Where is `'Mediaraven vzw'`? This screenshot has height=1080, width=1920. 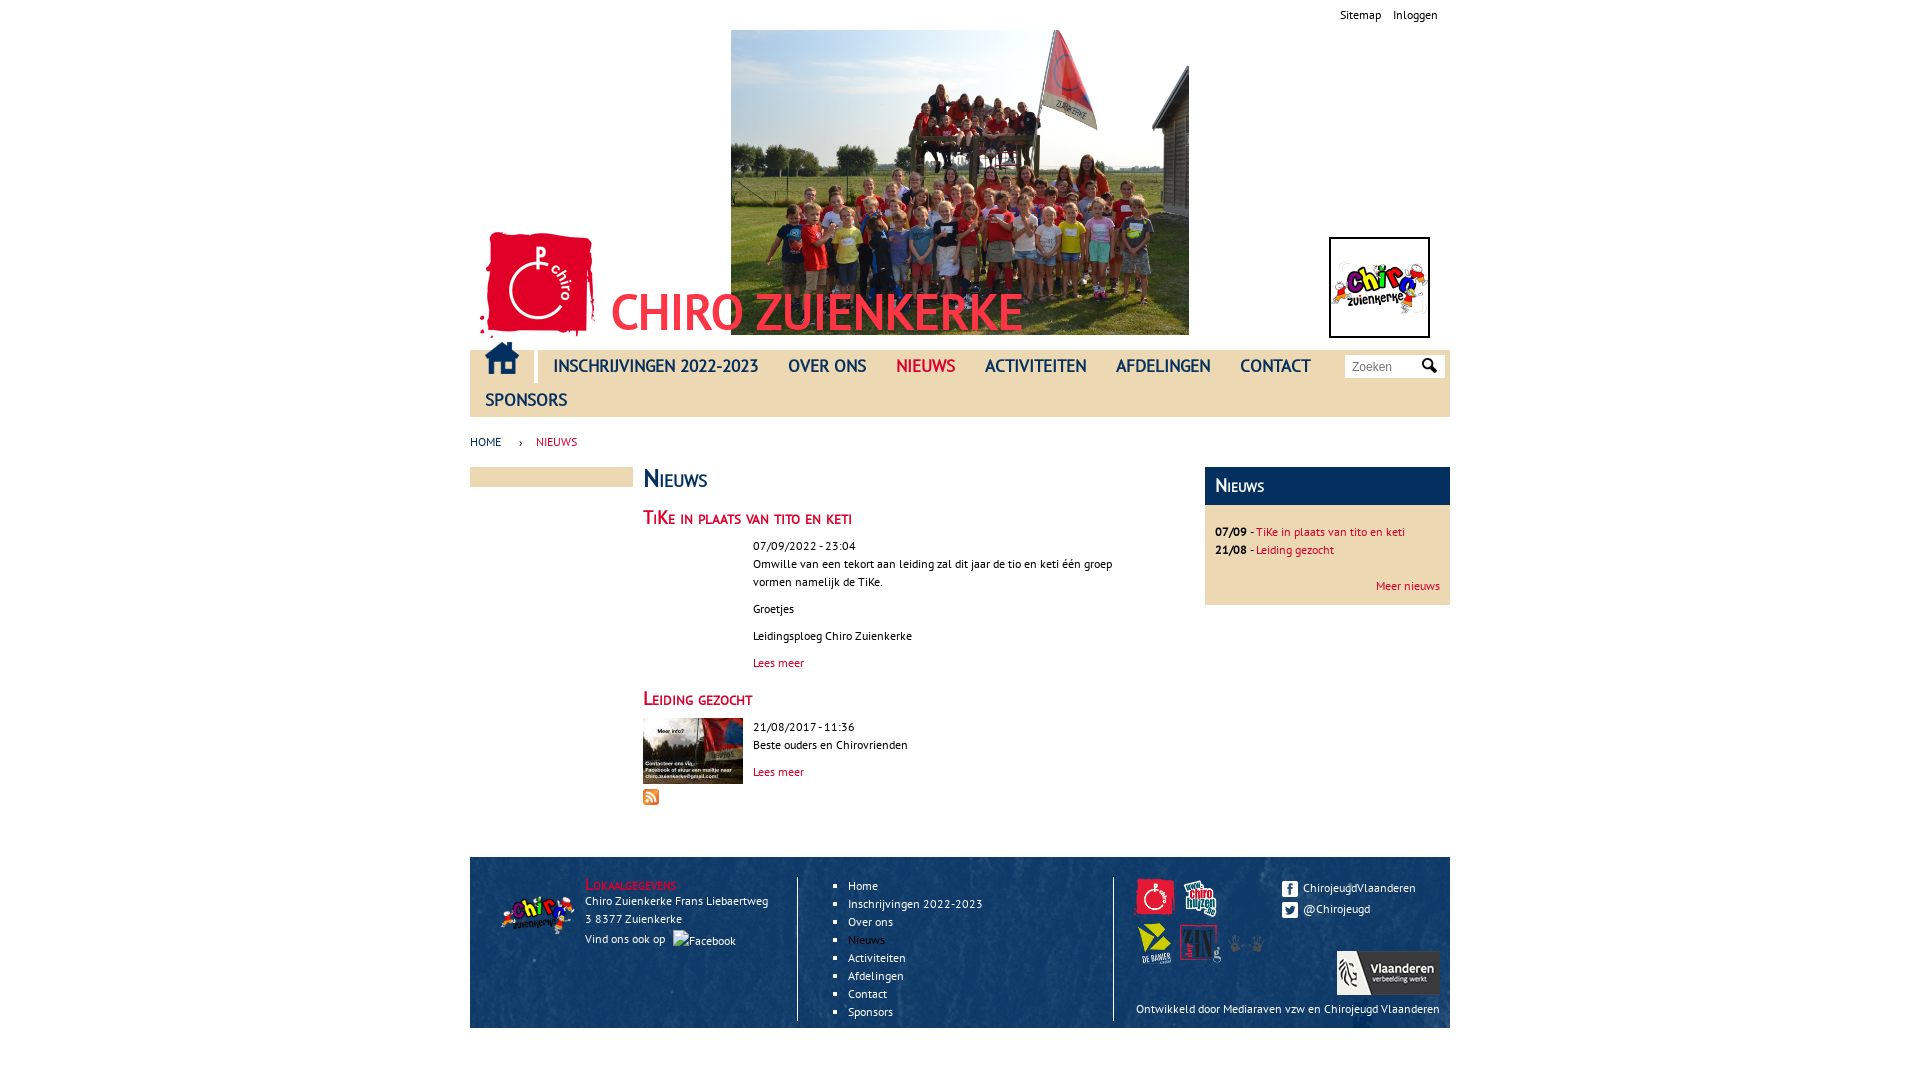 'Mediaraven vzw' is located at coordinates (1262, 1008).